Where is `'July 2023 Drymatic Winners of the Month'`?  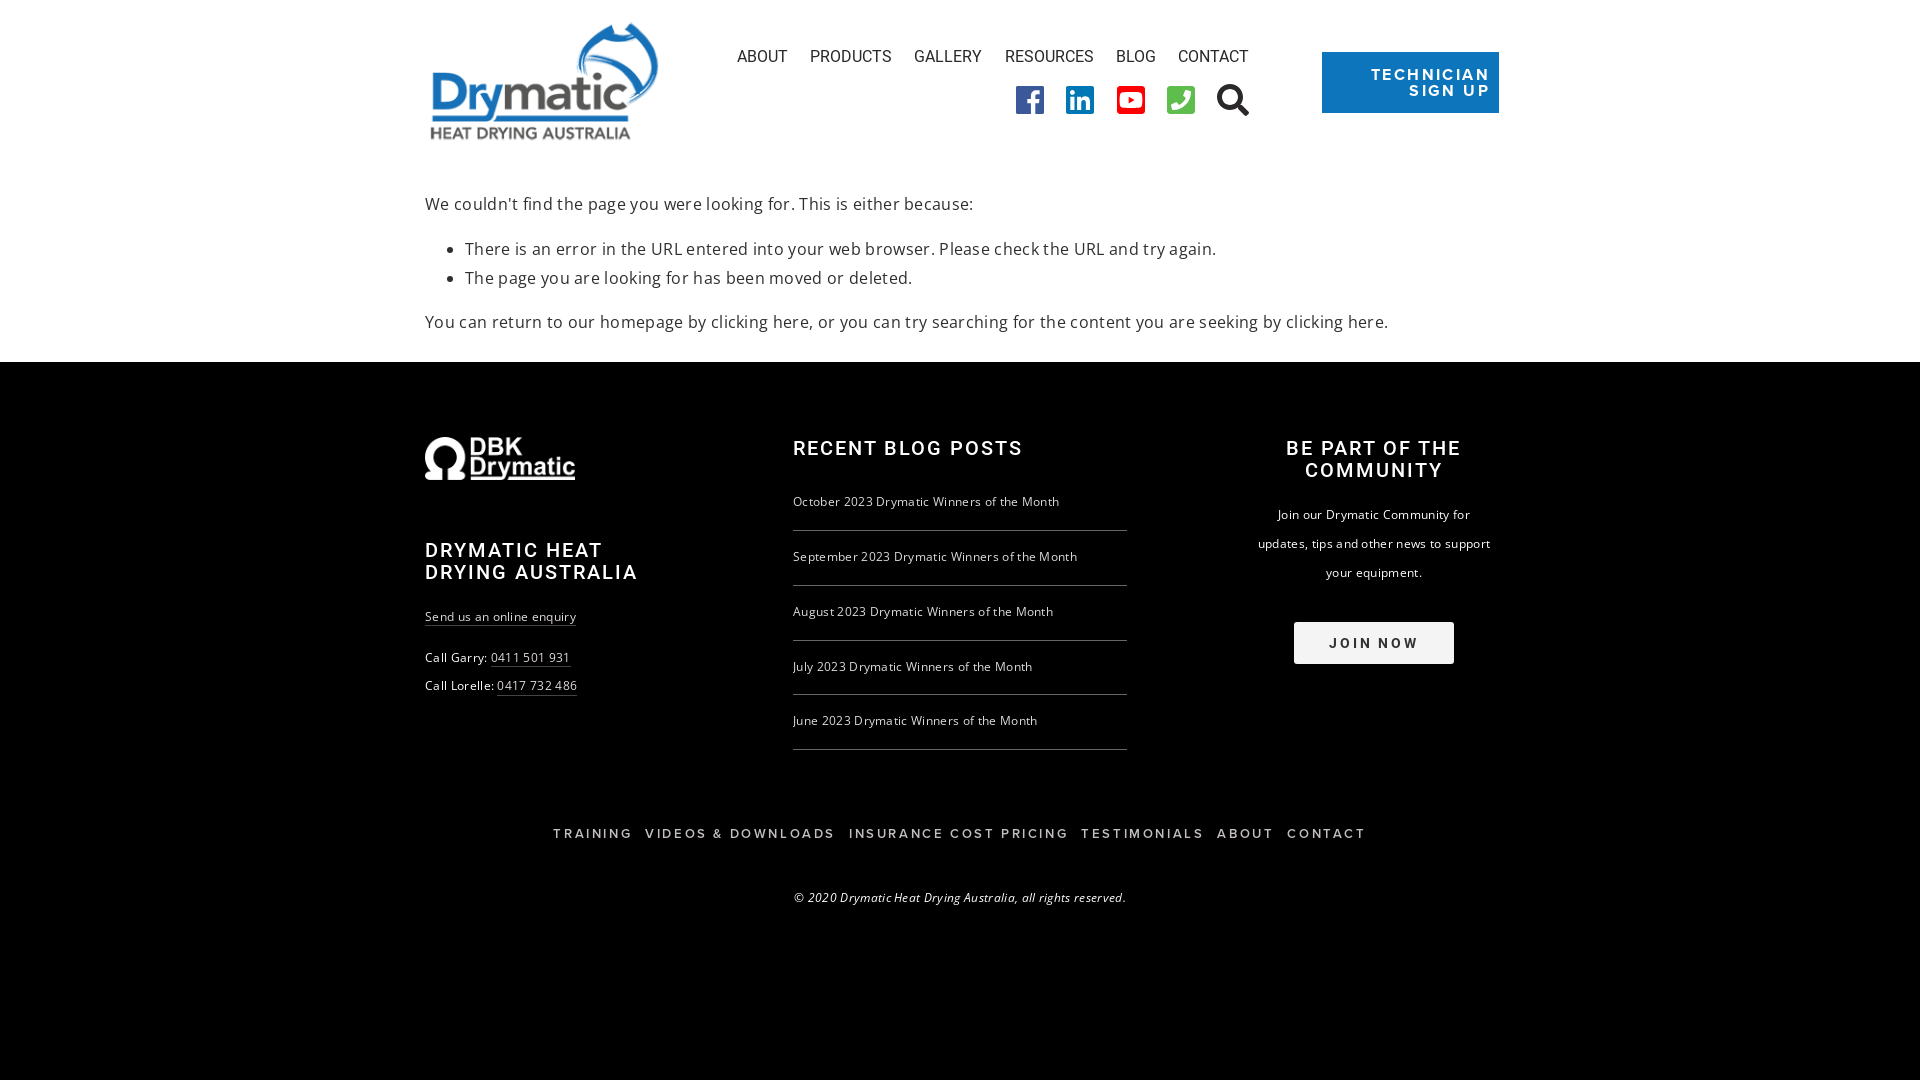
'July 2023 Drymatic Winners of the Month' is located at coordinates (911, 666).